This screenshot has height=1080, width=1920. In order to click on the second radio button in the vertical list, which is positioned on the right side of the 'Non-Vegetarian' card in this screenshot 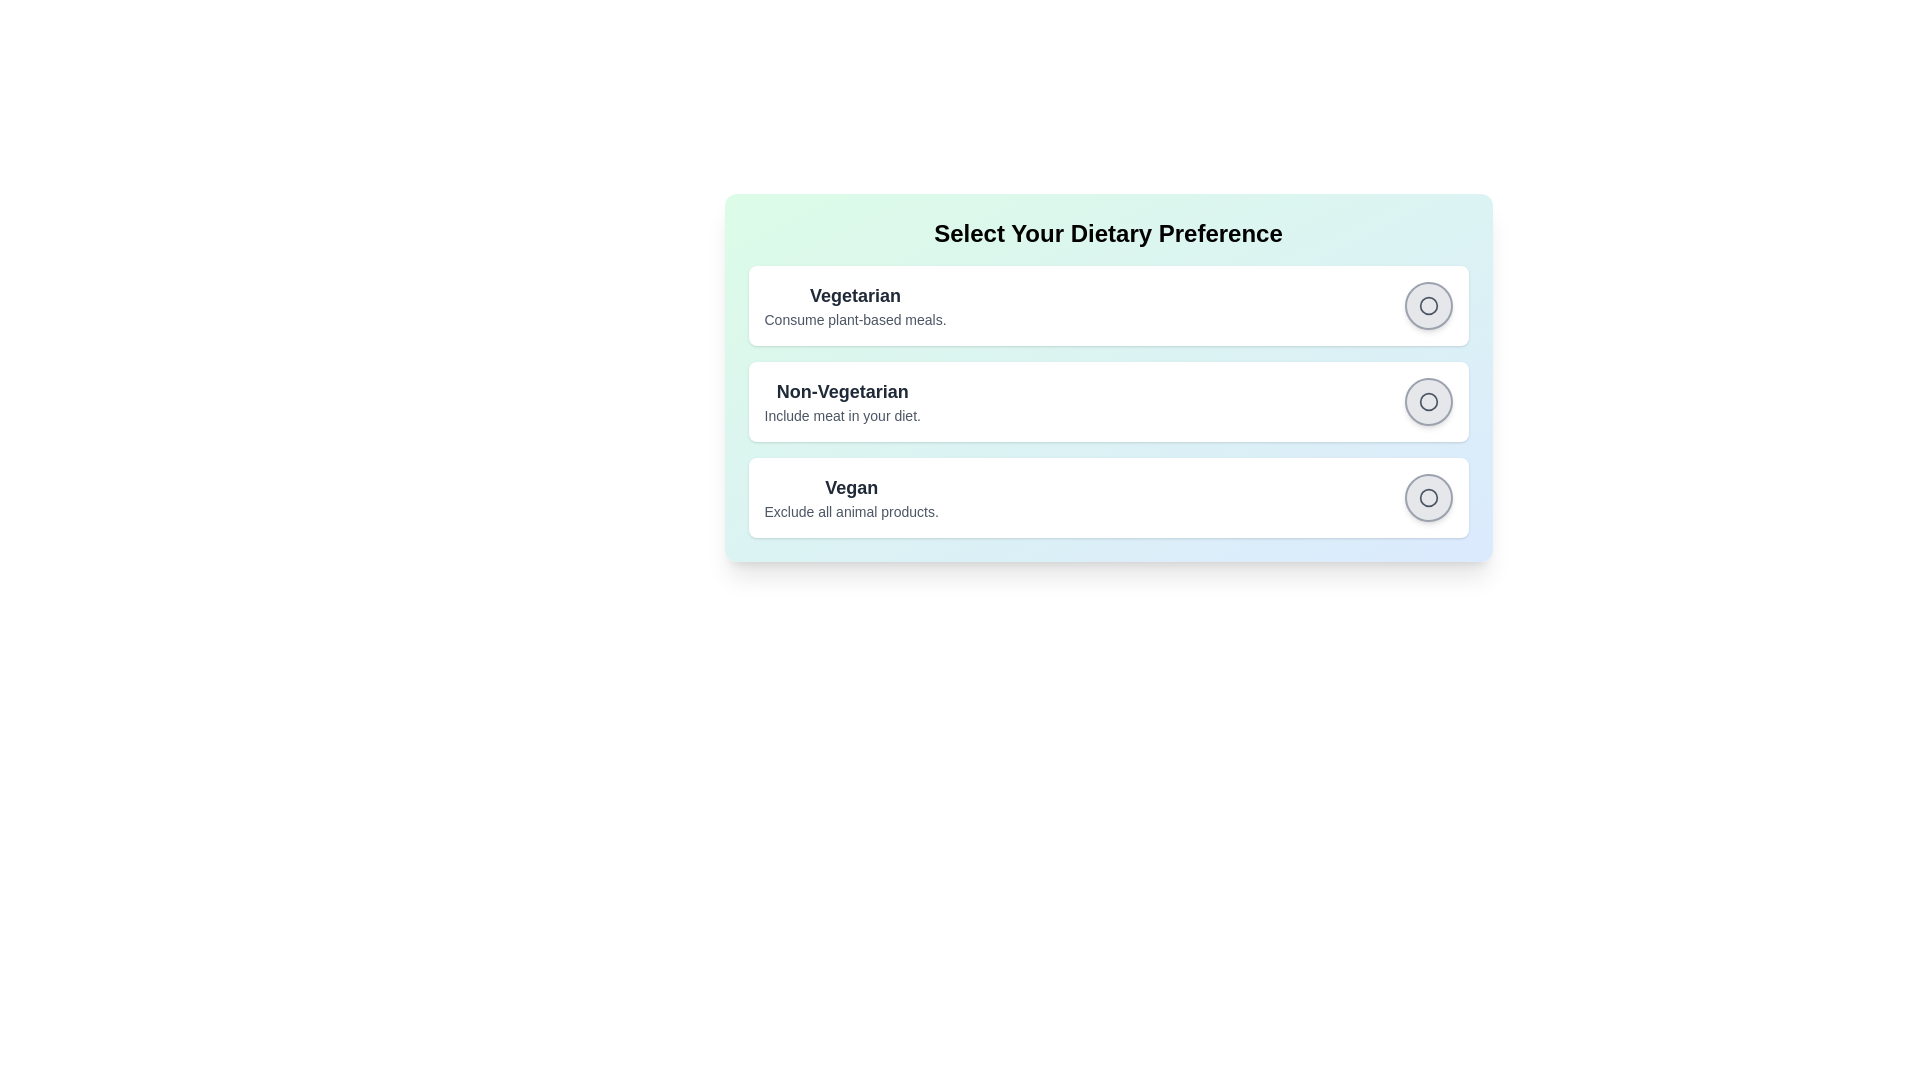, I will do `click(1427, 401)`.